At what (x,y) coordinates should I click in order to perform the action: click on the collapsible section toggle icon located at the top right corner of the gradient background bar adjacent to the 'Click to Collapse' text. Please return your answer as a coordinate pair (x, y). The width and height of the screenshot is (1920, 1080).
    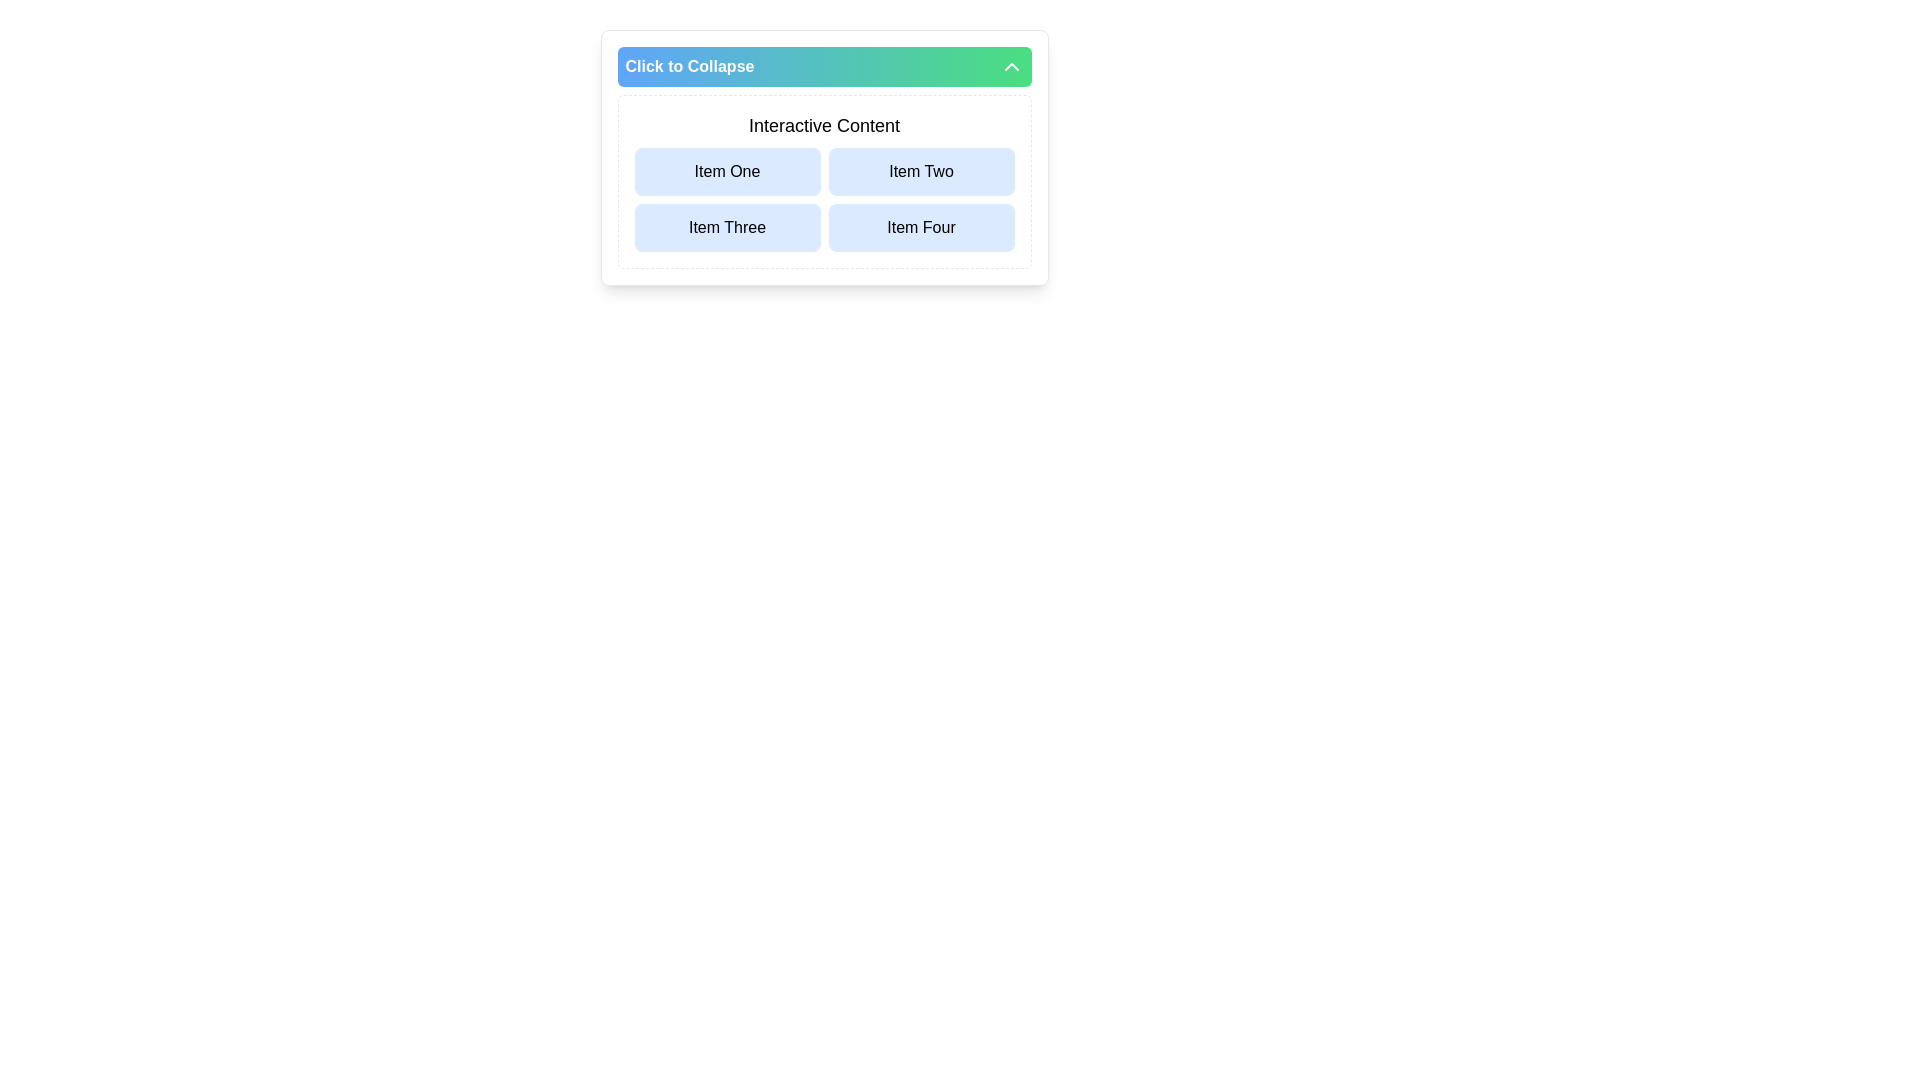
    Looking at the image, I should click on (1011, 65).